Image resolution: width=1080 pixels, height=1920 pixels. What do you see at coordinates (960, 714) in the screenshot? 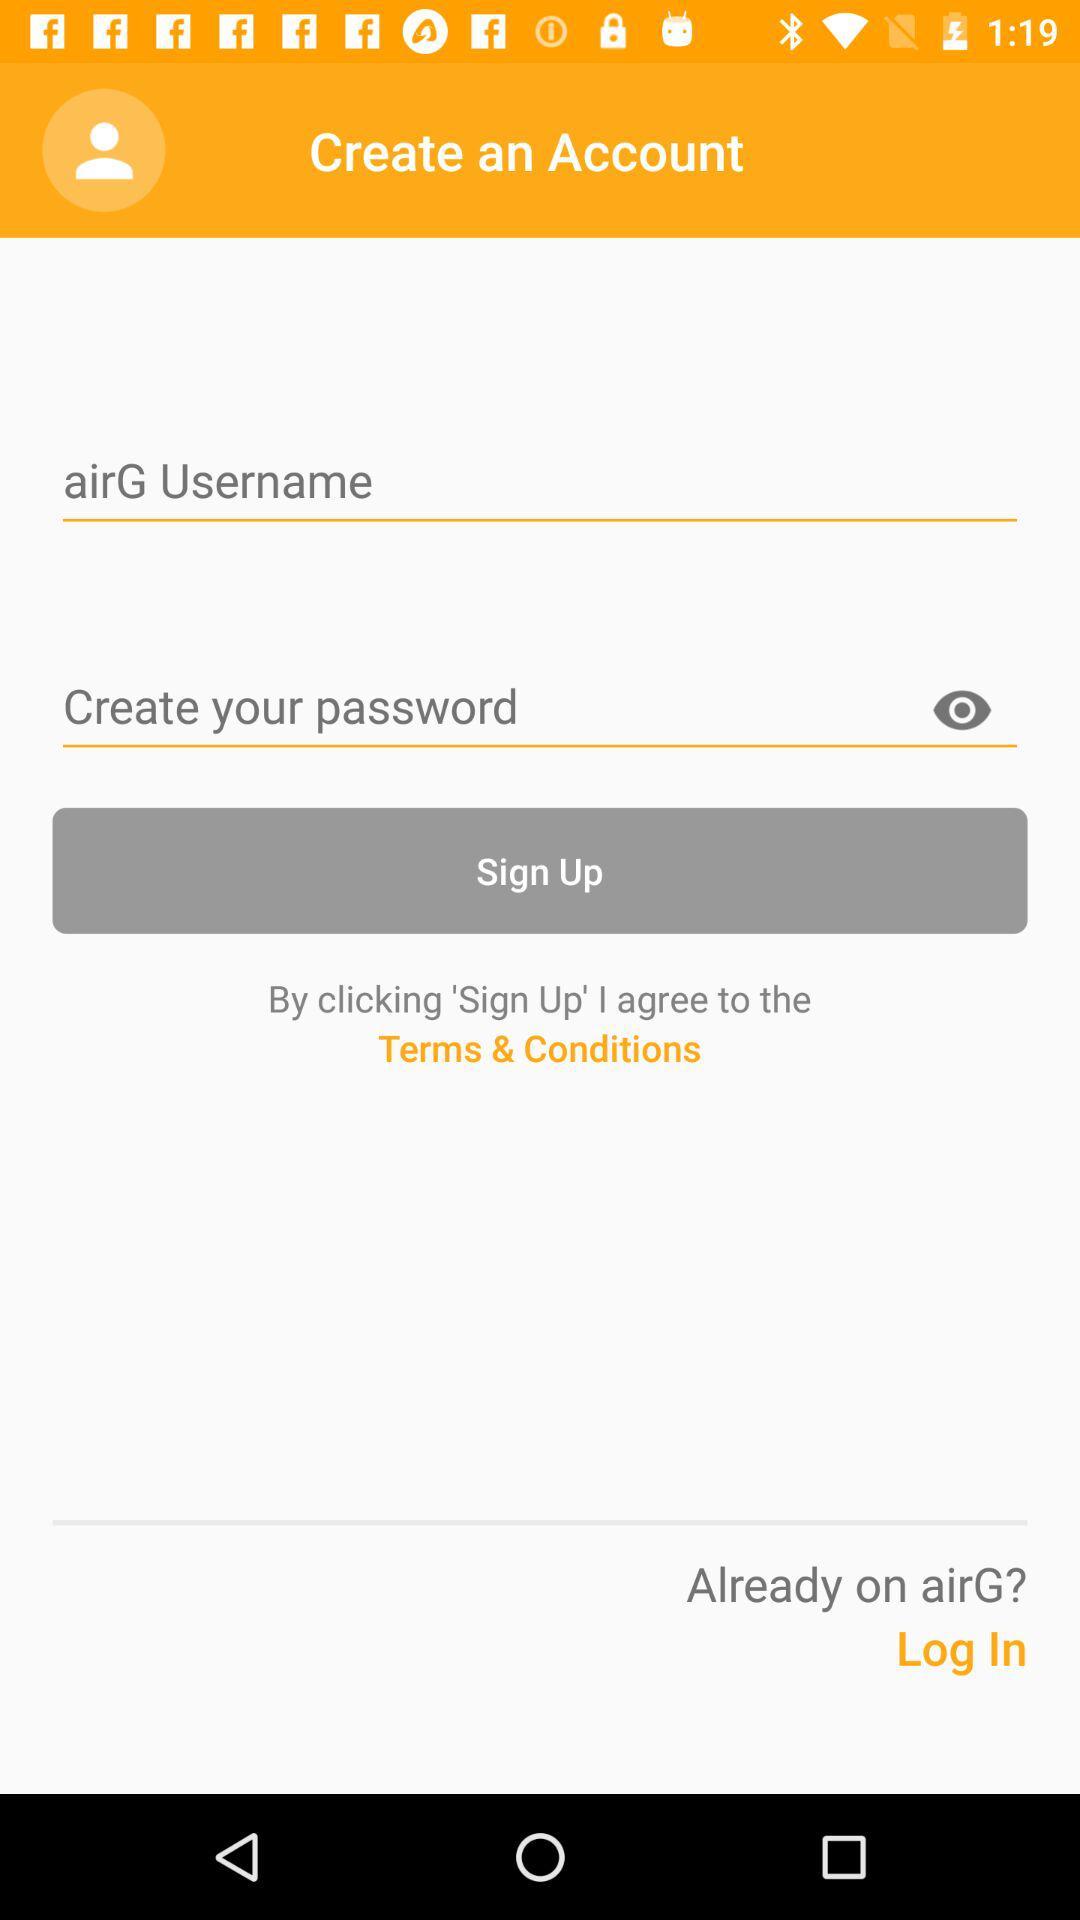
I see `show/hide password` at bounding box center [960, 714].